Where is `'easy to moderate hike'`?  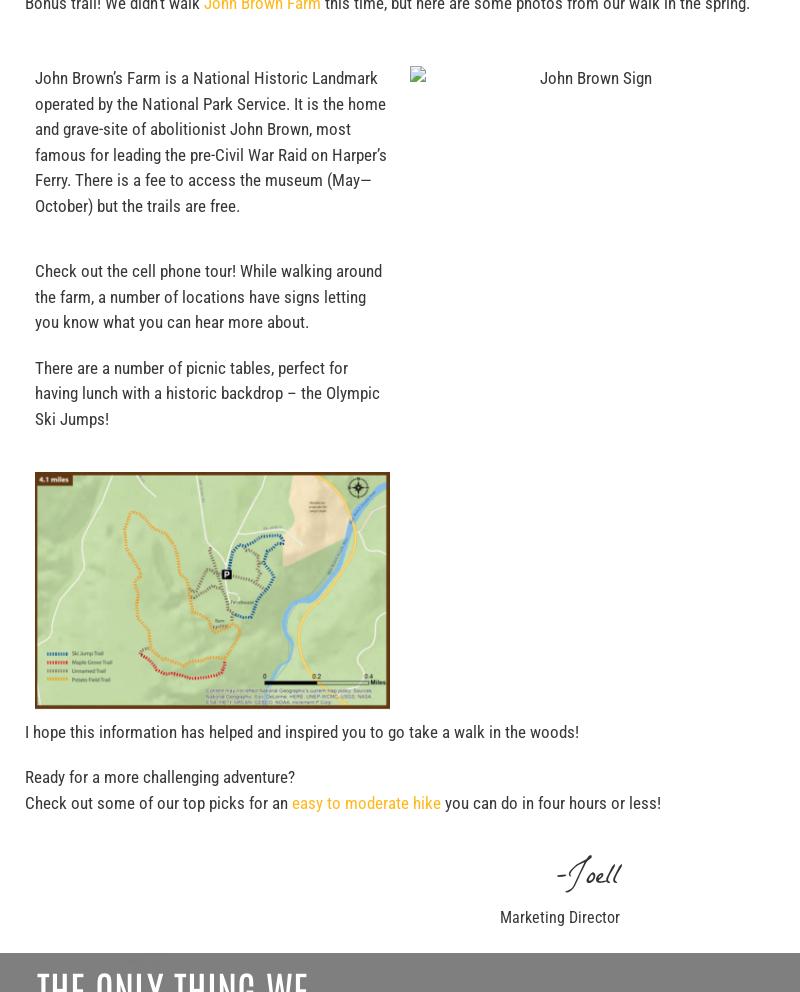
'easy to moderate hike' is located at coordinates (292, 802).